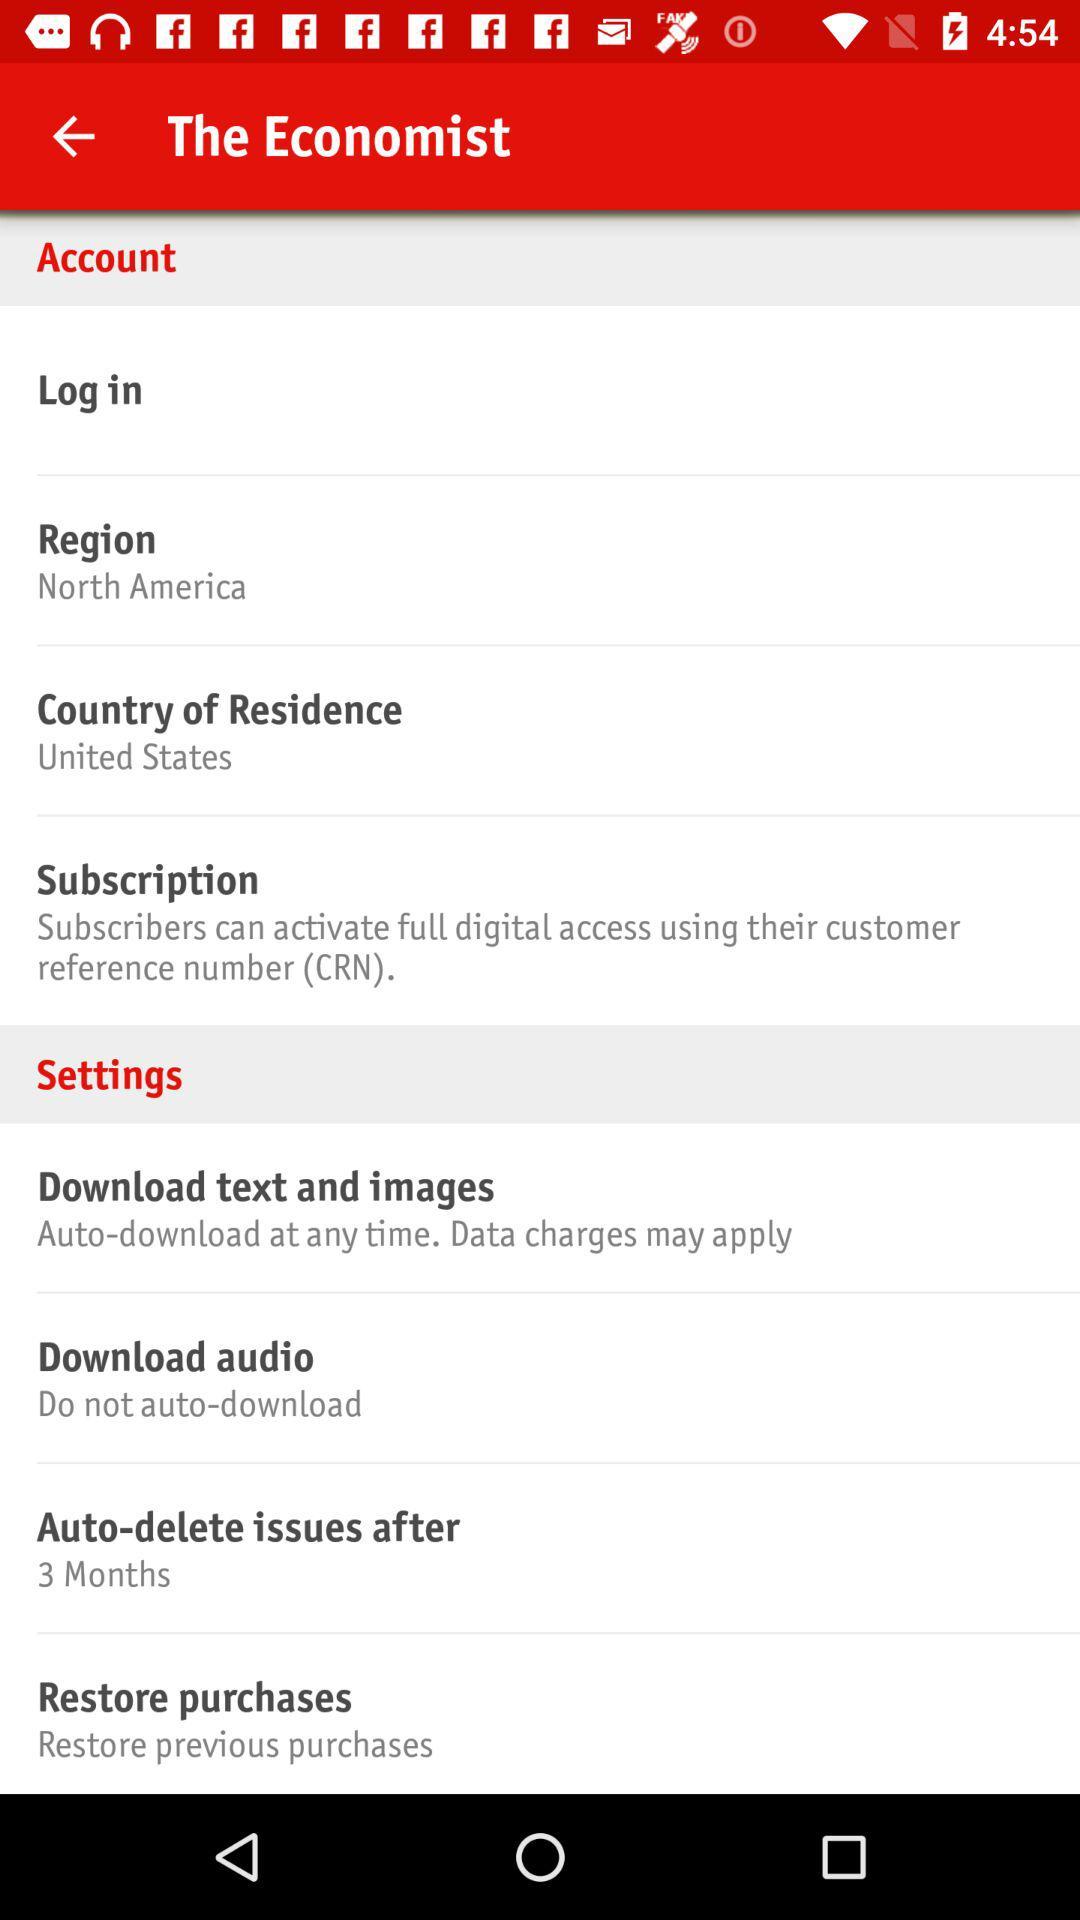  Describe the element at coordinates (536, 1356) in the screenshot. I see `the icon above the do not auto icon` at that location.